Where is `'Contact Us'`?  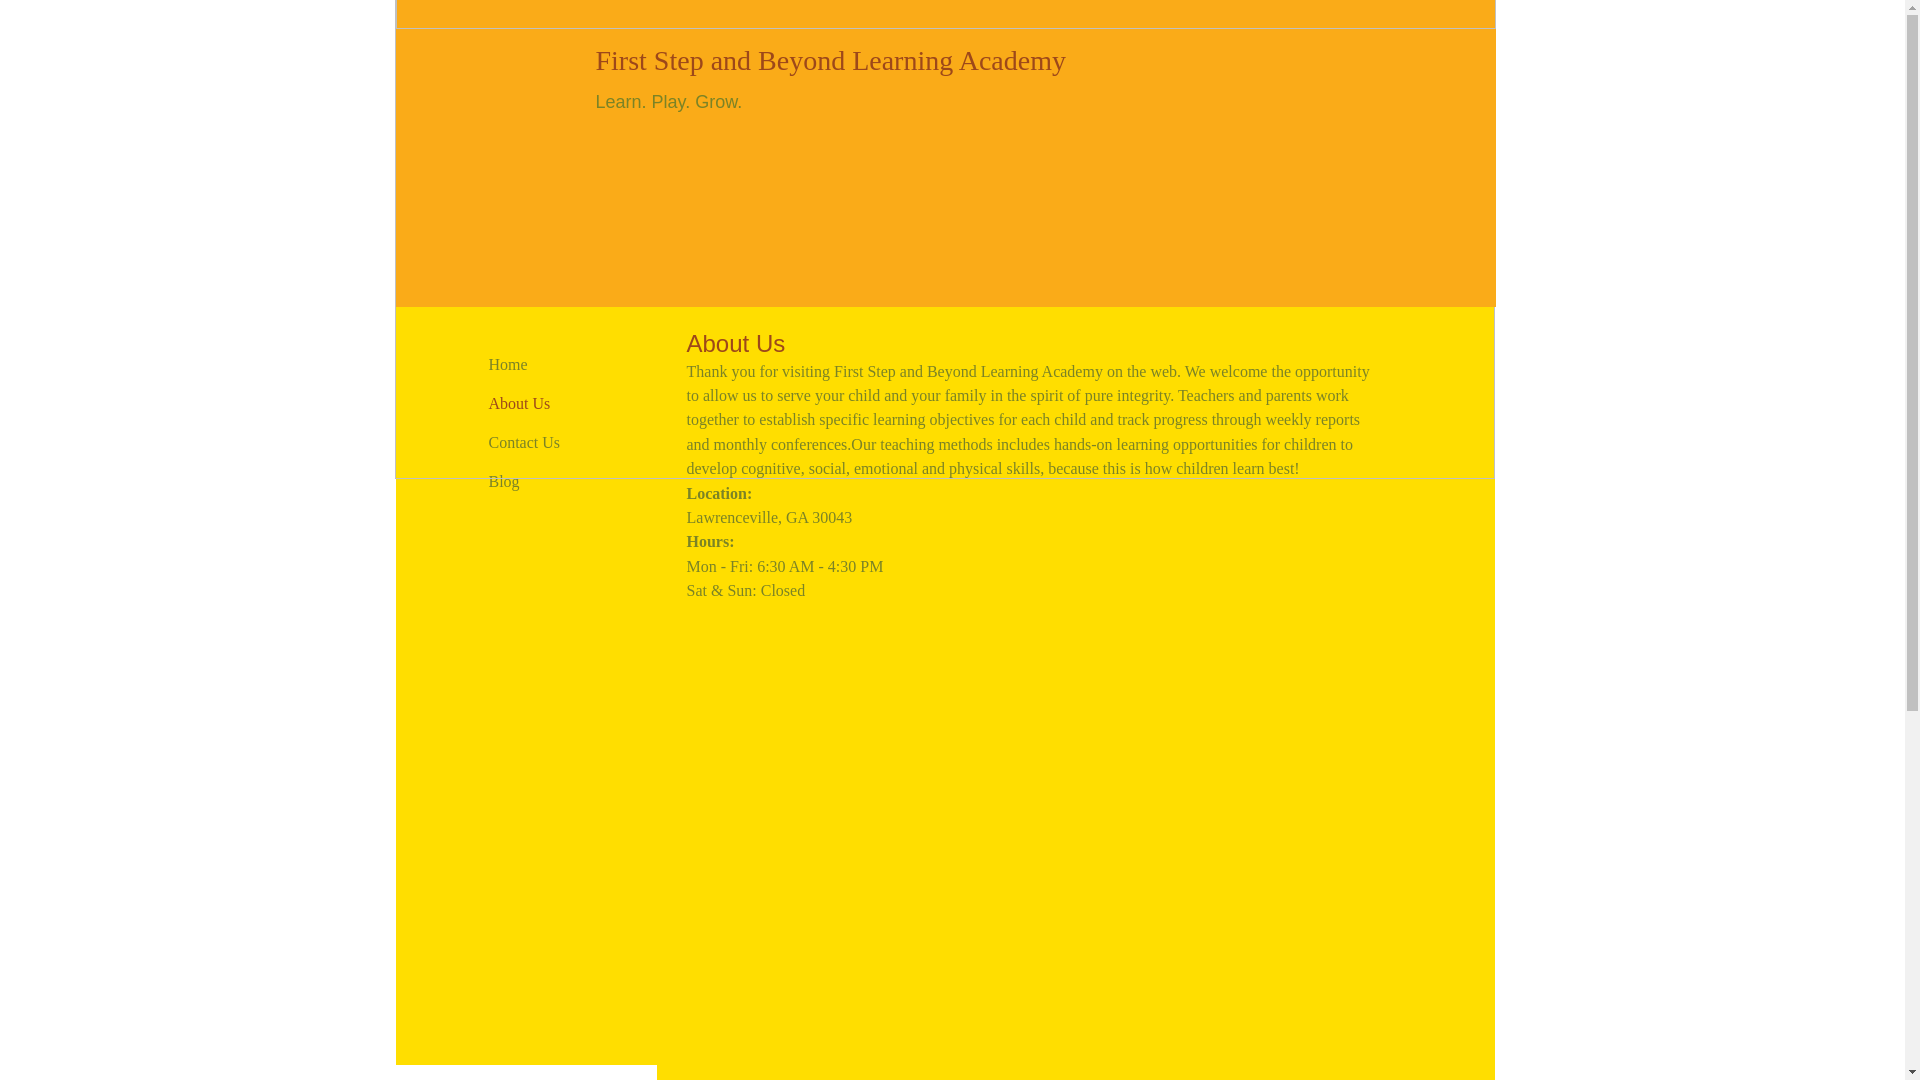 'Contact Us' is located at coordinates (523, 442).